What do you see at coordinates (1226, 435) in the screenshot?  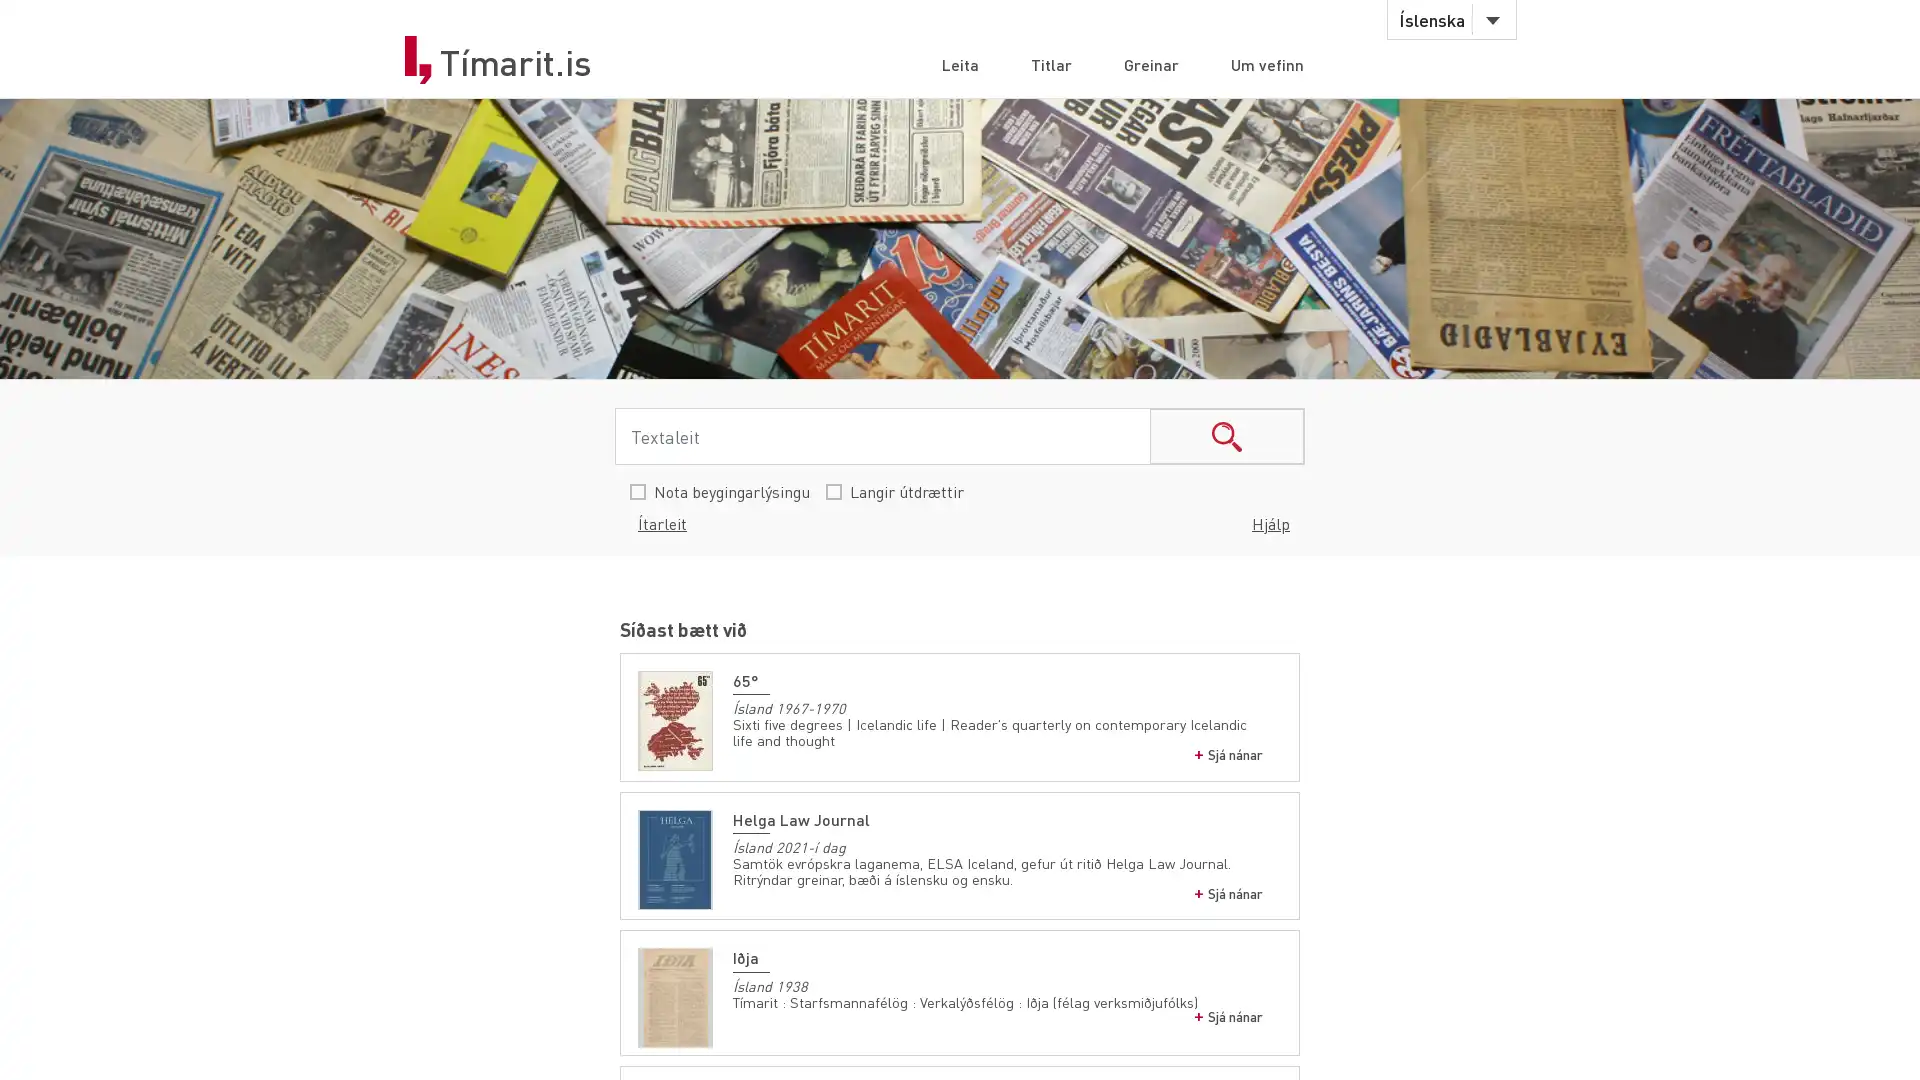 I see `search` at bounding box center [1226, 435].